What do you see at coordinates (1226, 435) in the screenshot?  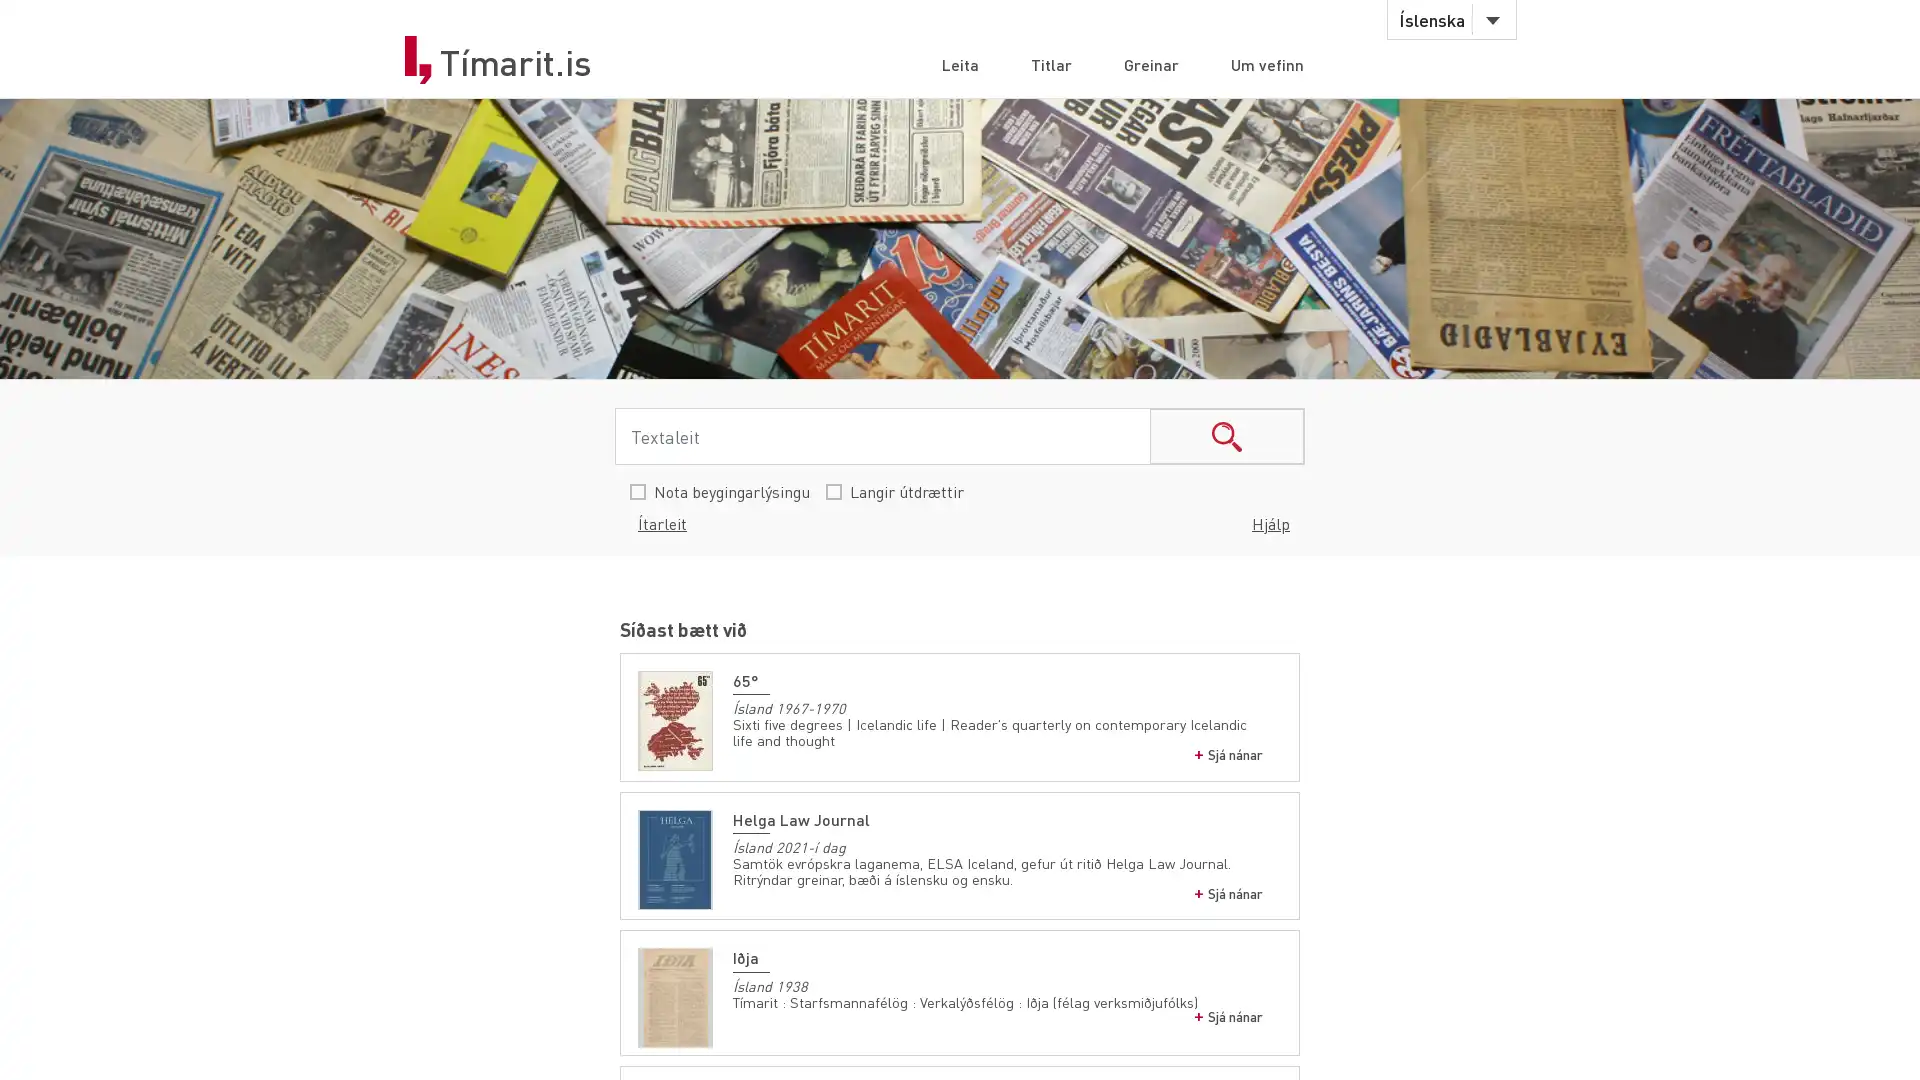 I see `search` at bounding box center [1226, 435].